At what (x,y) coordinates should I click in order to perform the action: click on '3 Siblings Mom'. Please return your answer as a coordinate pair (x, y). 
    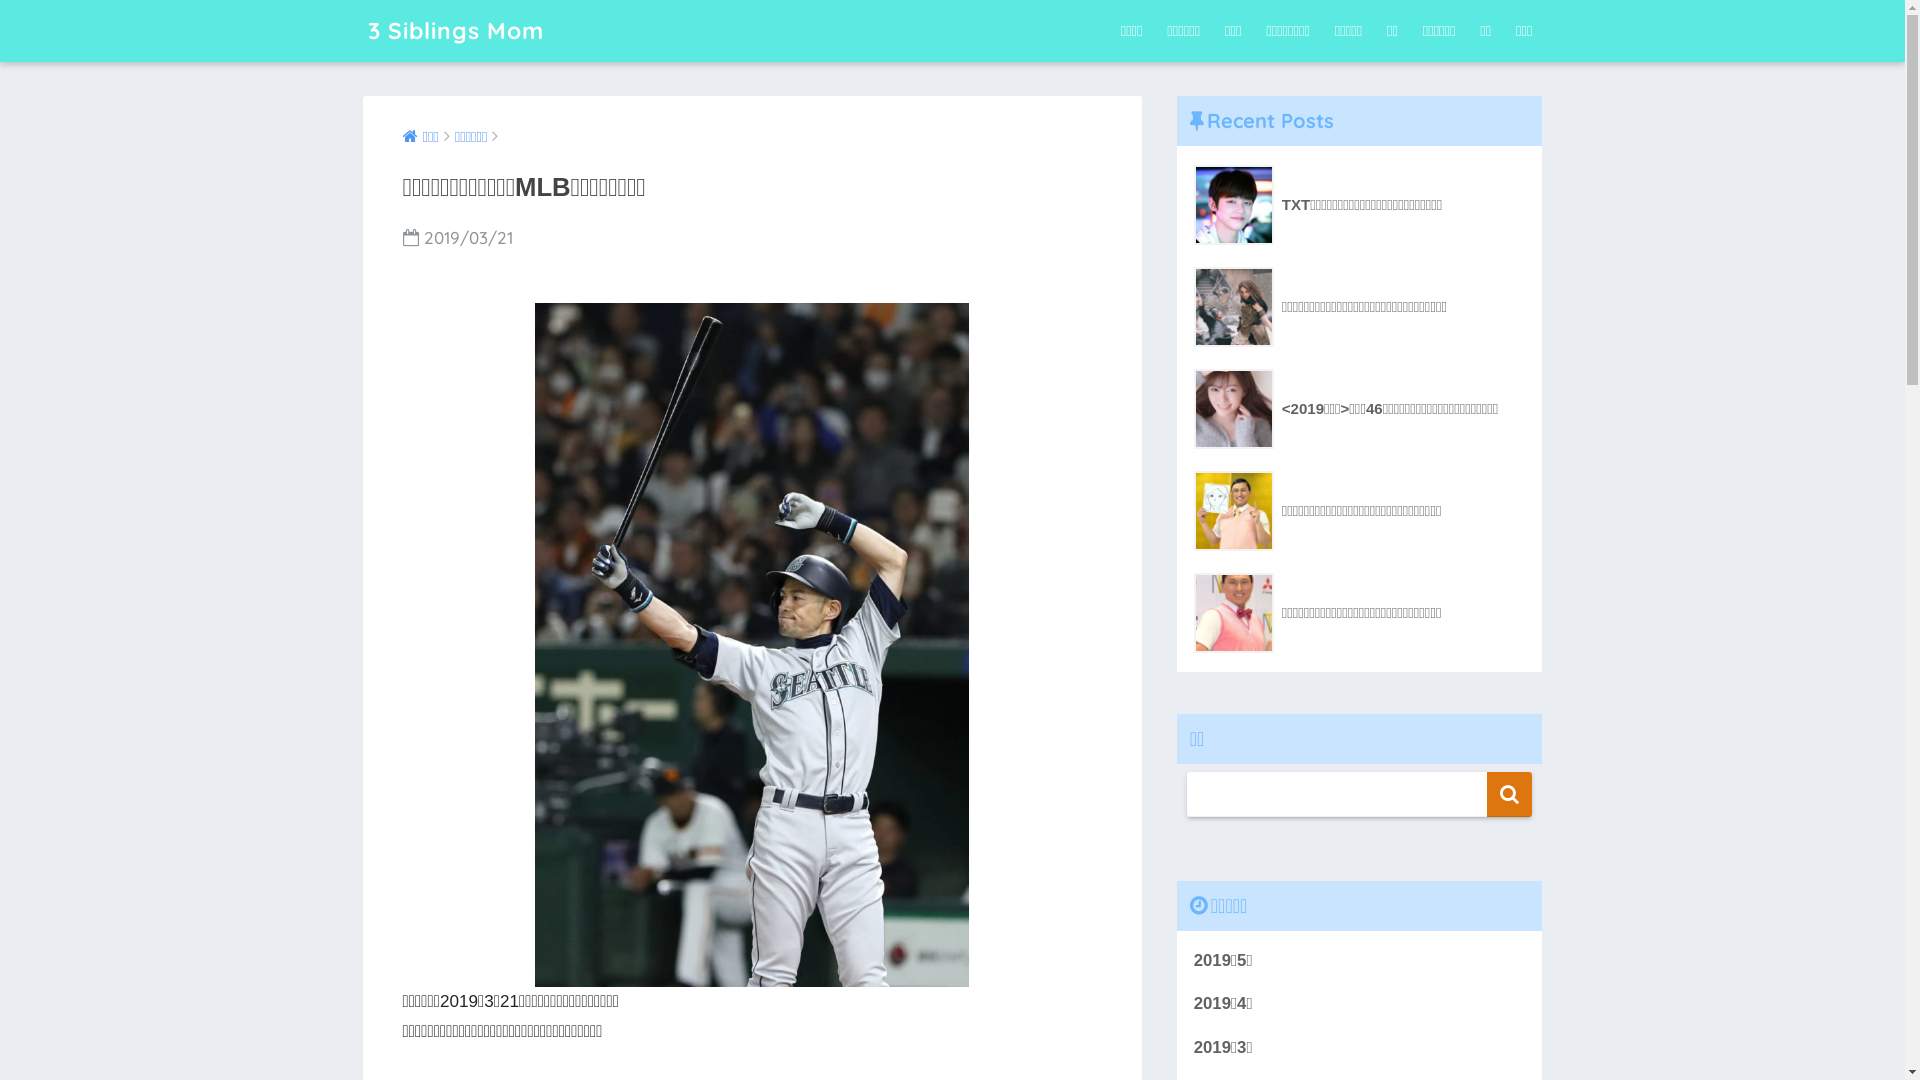
    Looking at the image, I should click on (455, 30).